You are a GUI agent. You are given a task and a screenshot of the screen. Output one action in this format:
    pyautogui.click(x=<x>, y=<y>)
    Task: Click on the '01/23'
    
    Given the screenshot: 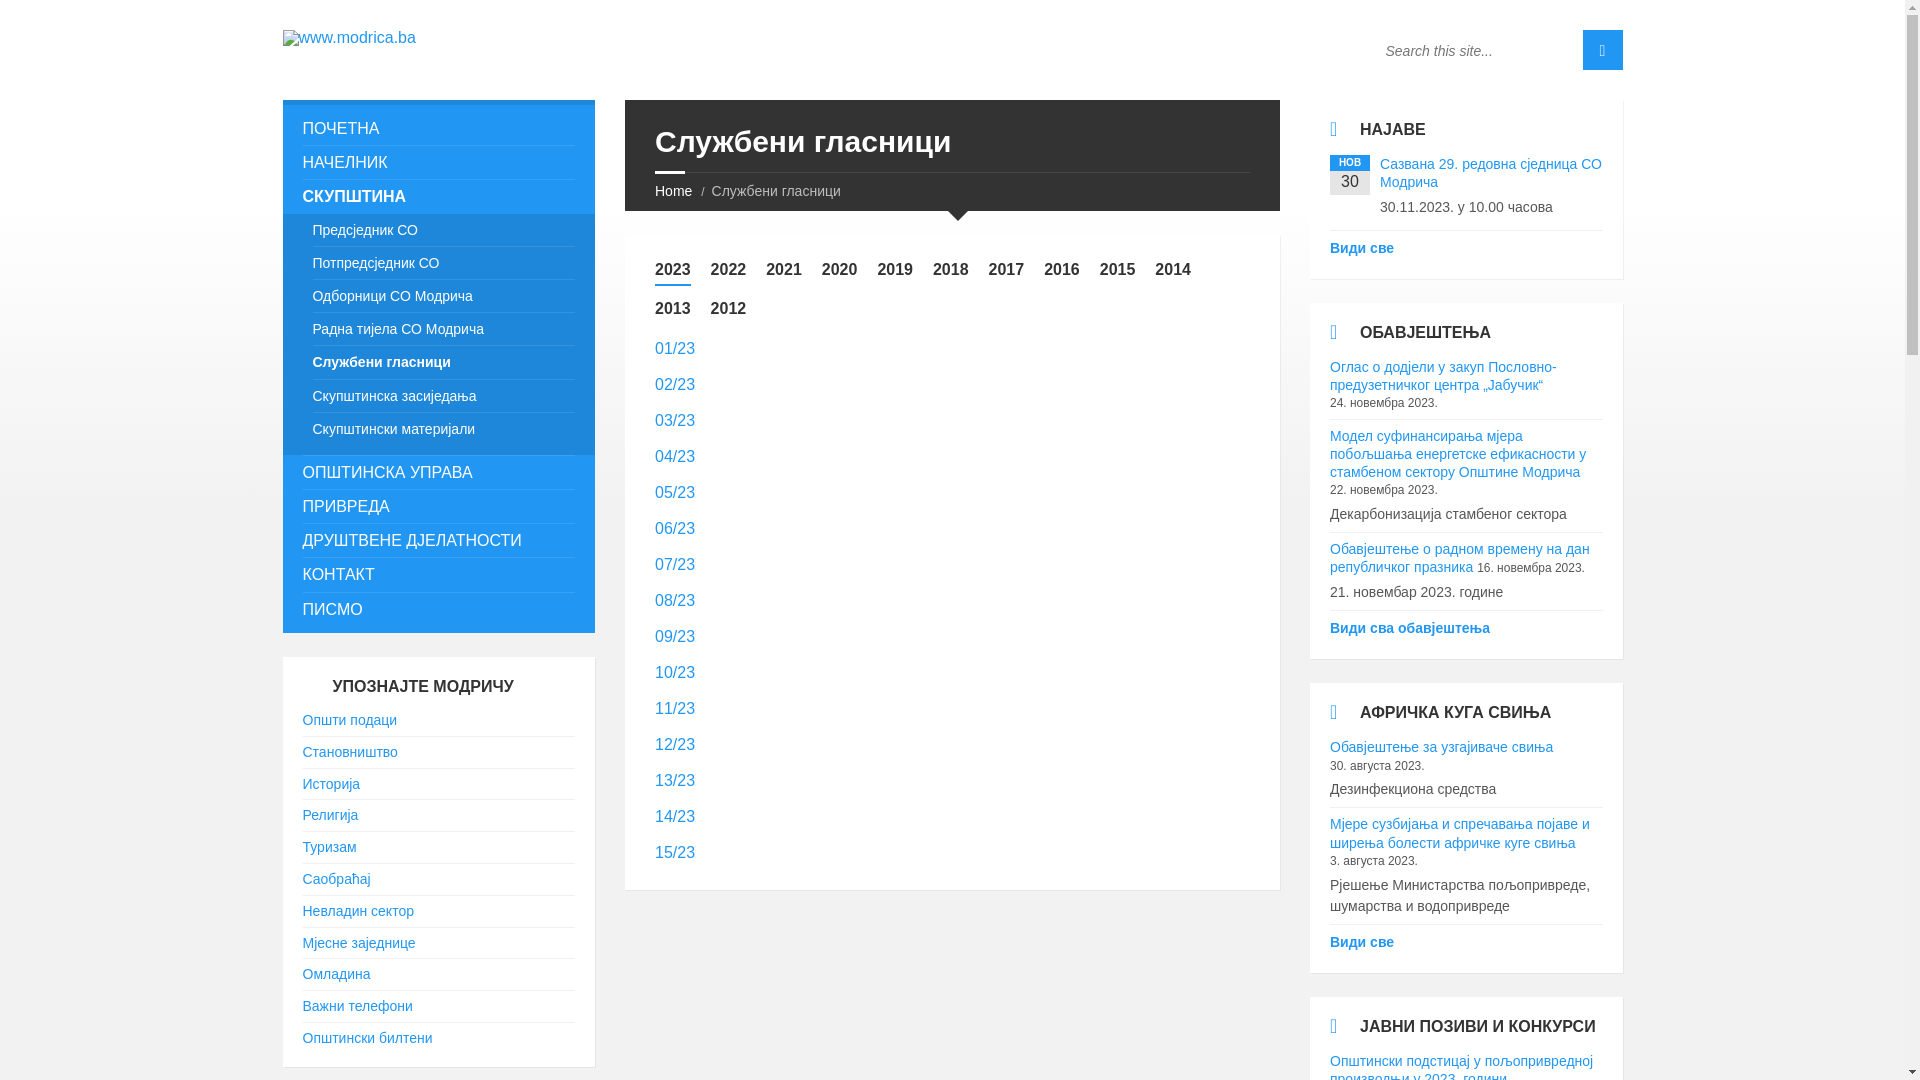 What is the action you would take?
    pyautogui.click(x=654, y=347)
    